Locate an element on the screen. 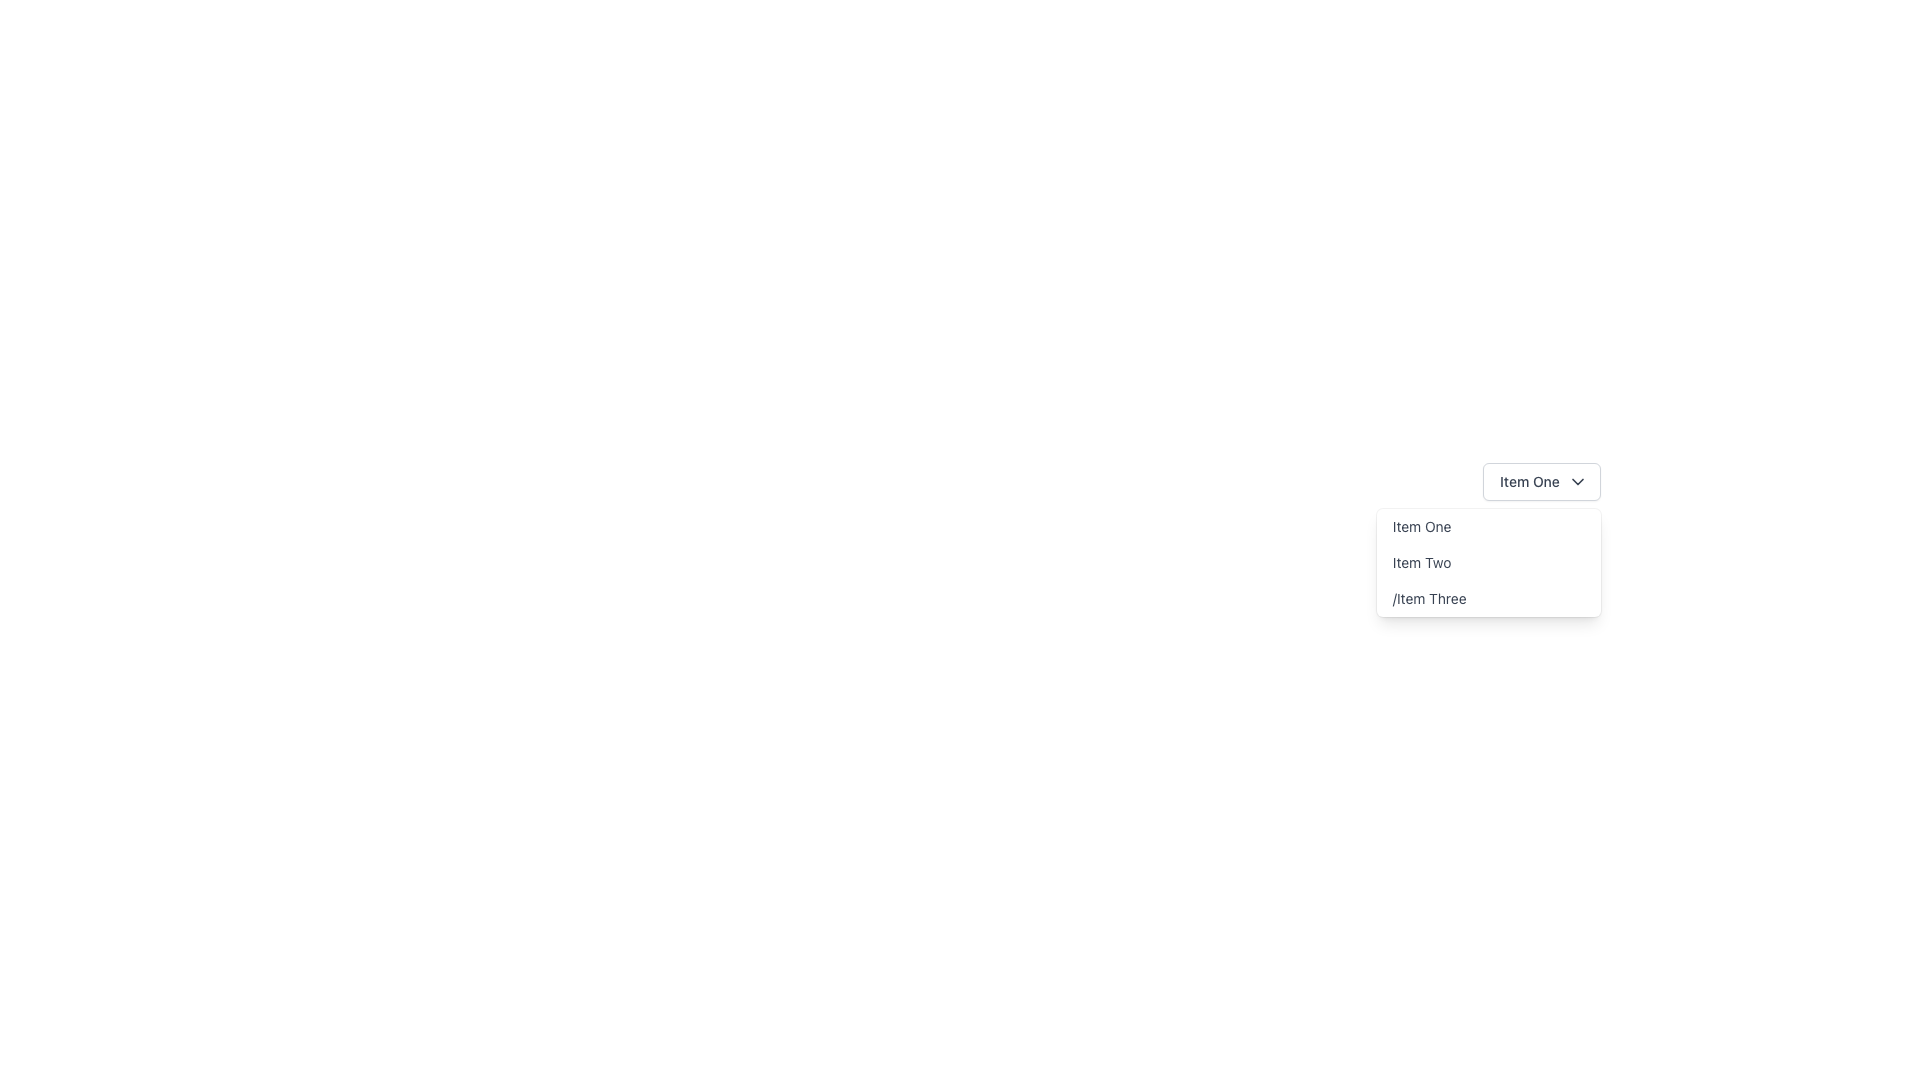 The width and height of the screenshot is (1920, 1080). the dropdown button labeled 'Item One' is located at coordinates (1540, 482).